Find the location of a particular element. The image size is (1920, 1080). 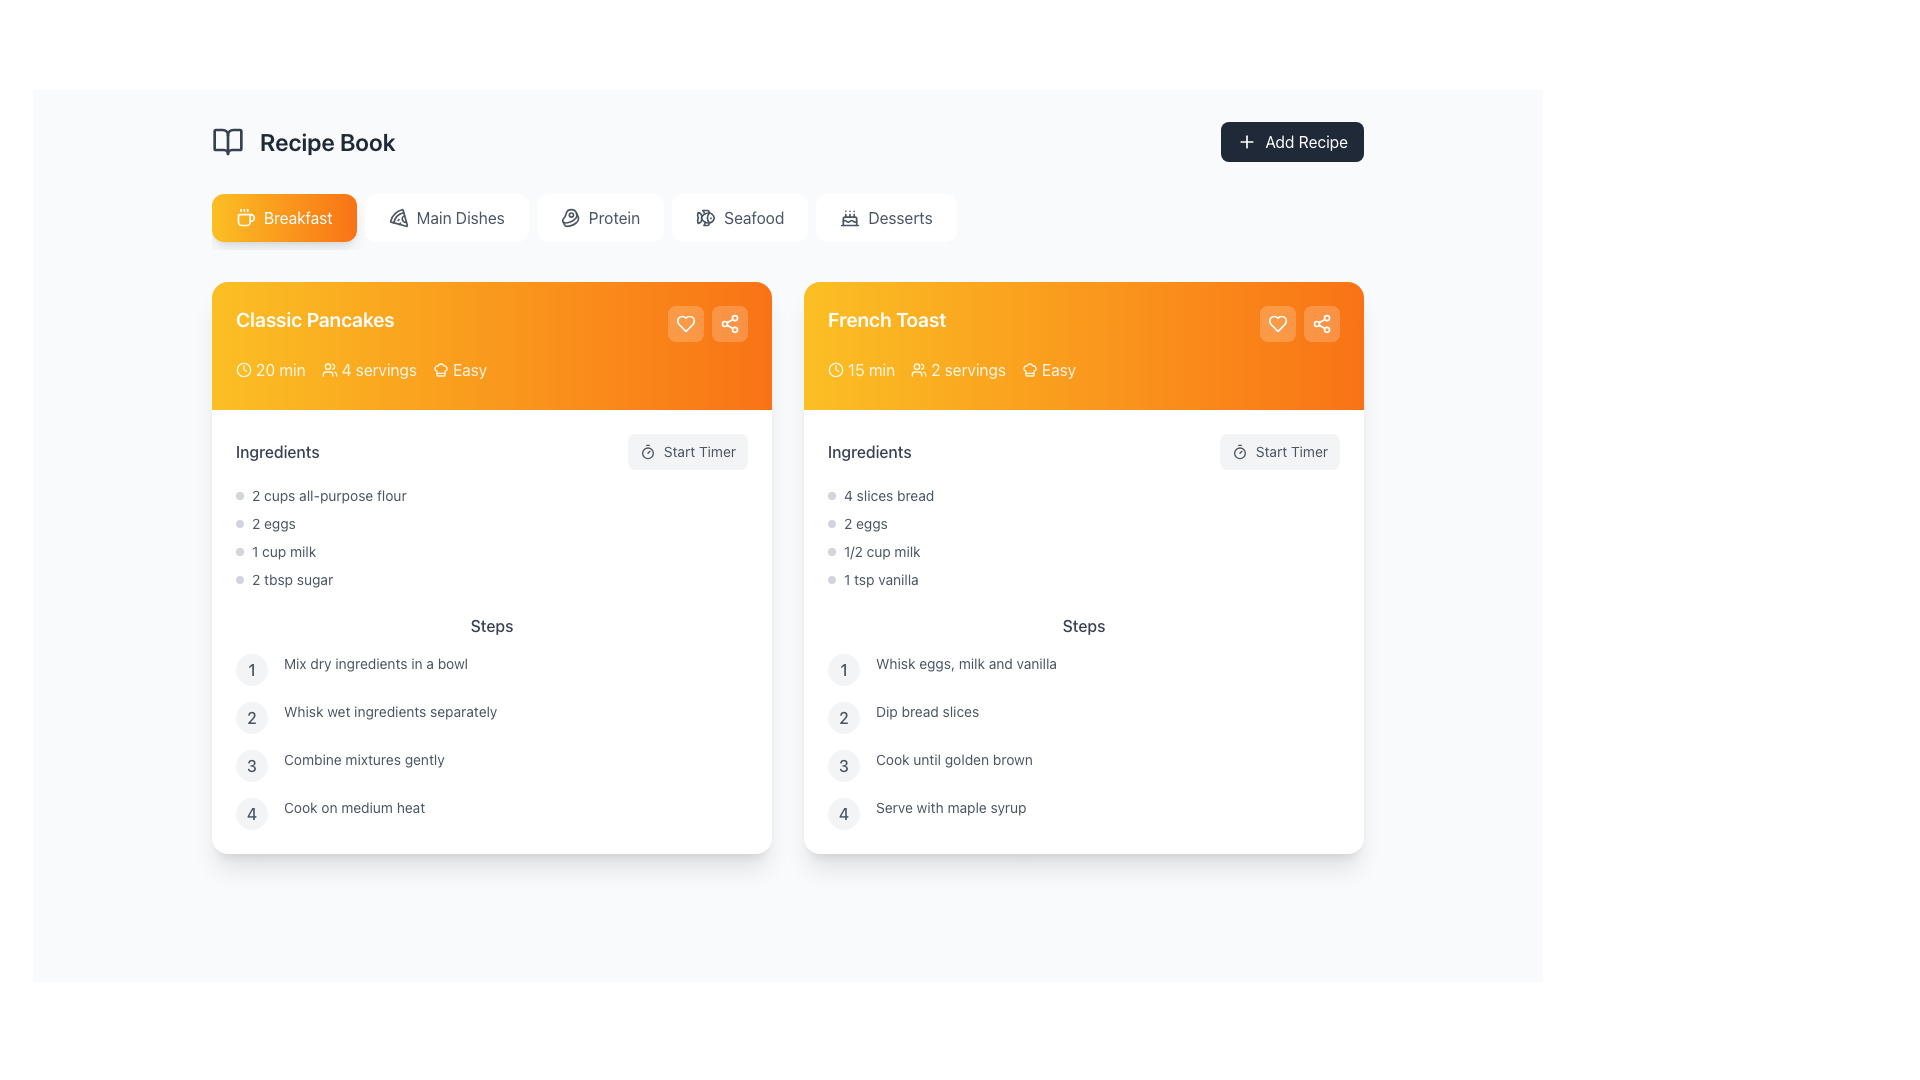

the plus symbol SVG icon located within the 'Add Recipe' button in the header area above the recipe cards is located at coordinates (1246, 141).